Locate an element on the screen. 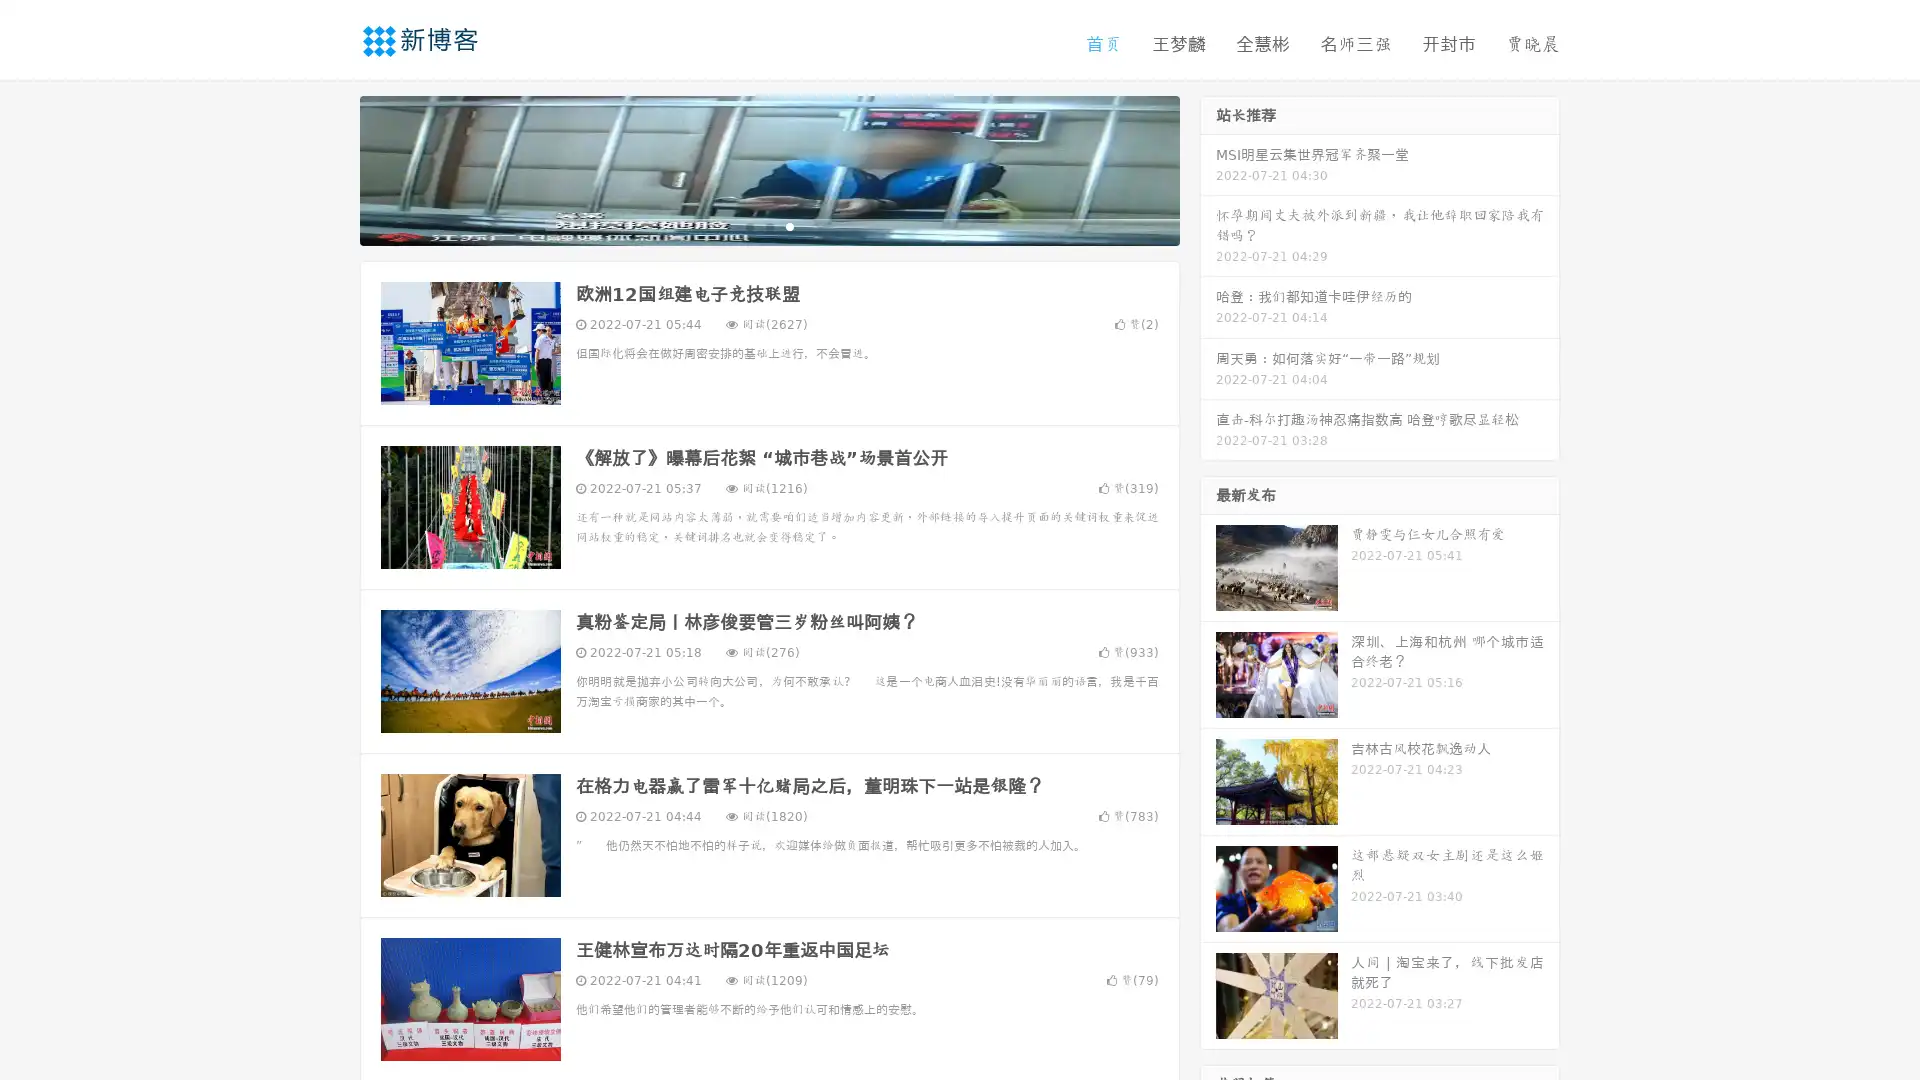  Go to slide 2 is located at coordinates (768, 225).